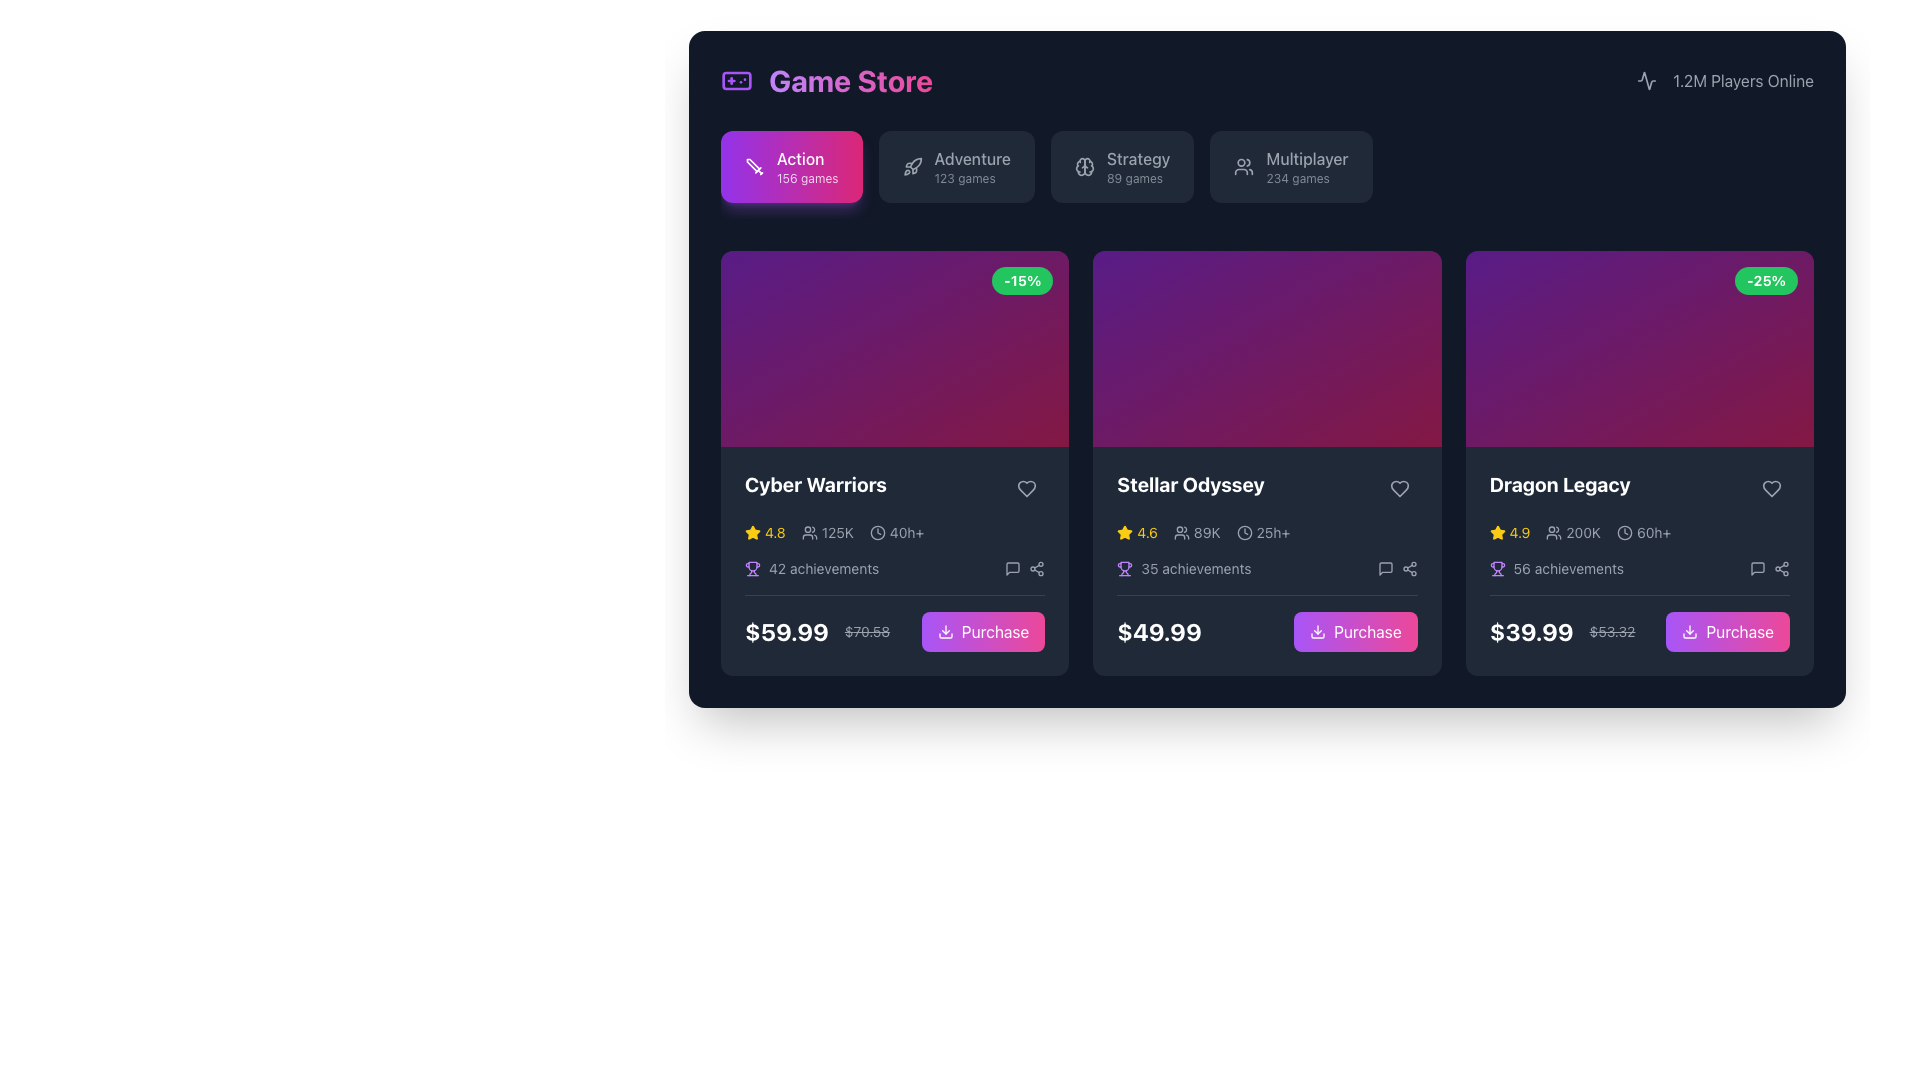 This screenshot has height=1080, width=1920. Describe the element at coordinates (1530, 631) in the screenshot. I see `discounted price displayed in bold on the 'Dragon Legacy' card, located at the bottom section to the left of the strikethrough price` at that location.